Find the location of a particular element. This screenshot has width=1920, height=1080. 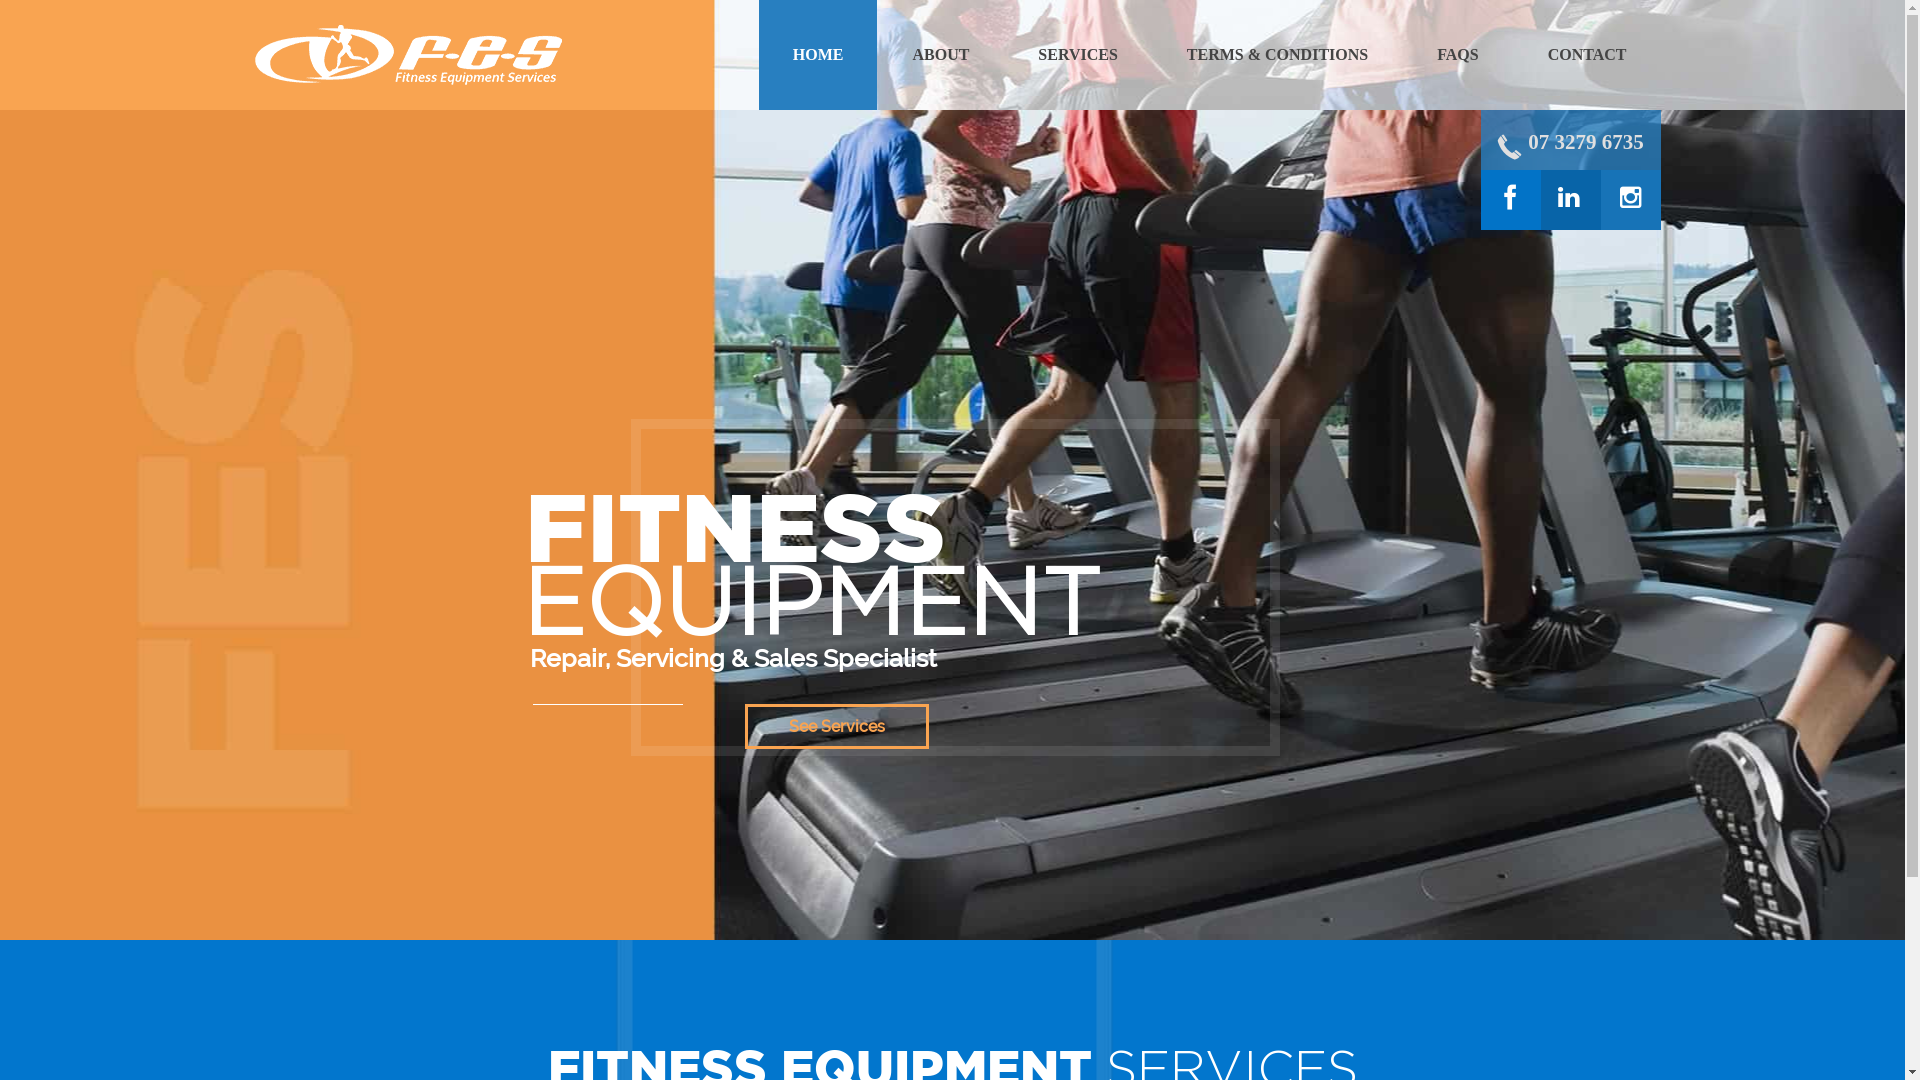

'instagram' is located at coordinates (1610, 186).